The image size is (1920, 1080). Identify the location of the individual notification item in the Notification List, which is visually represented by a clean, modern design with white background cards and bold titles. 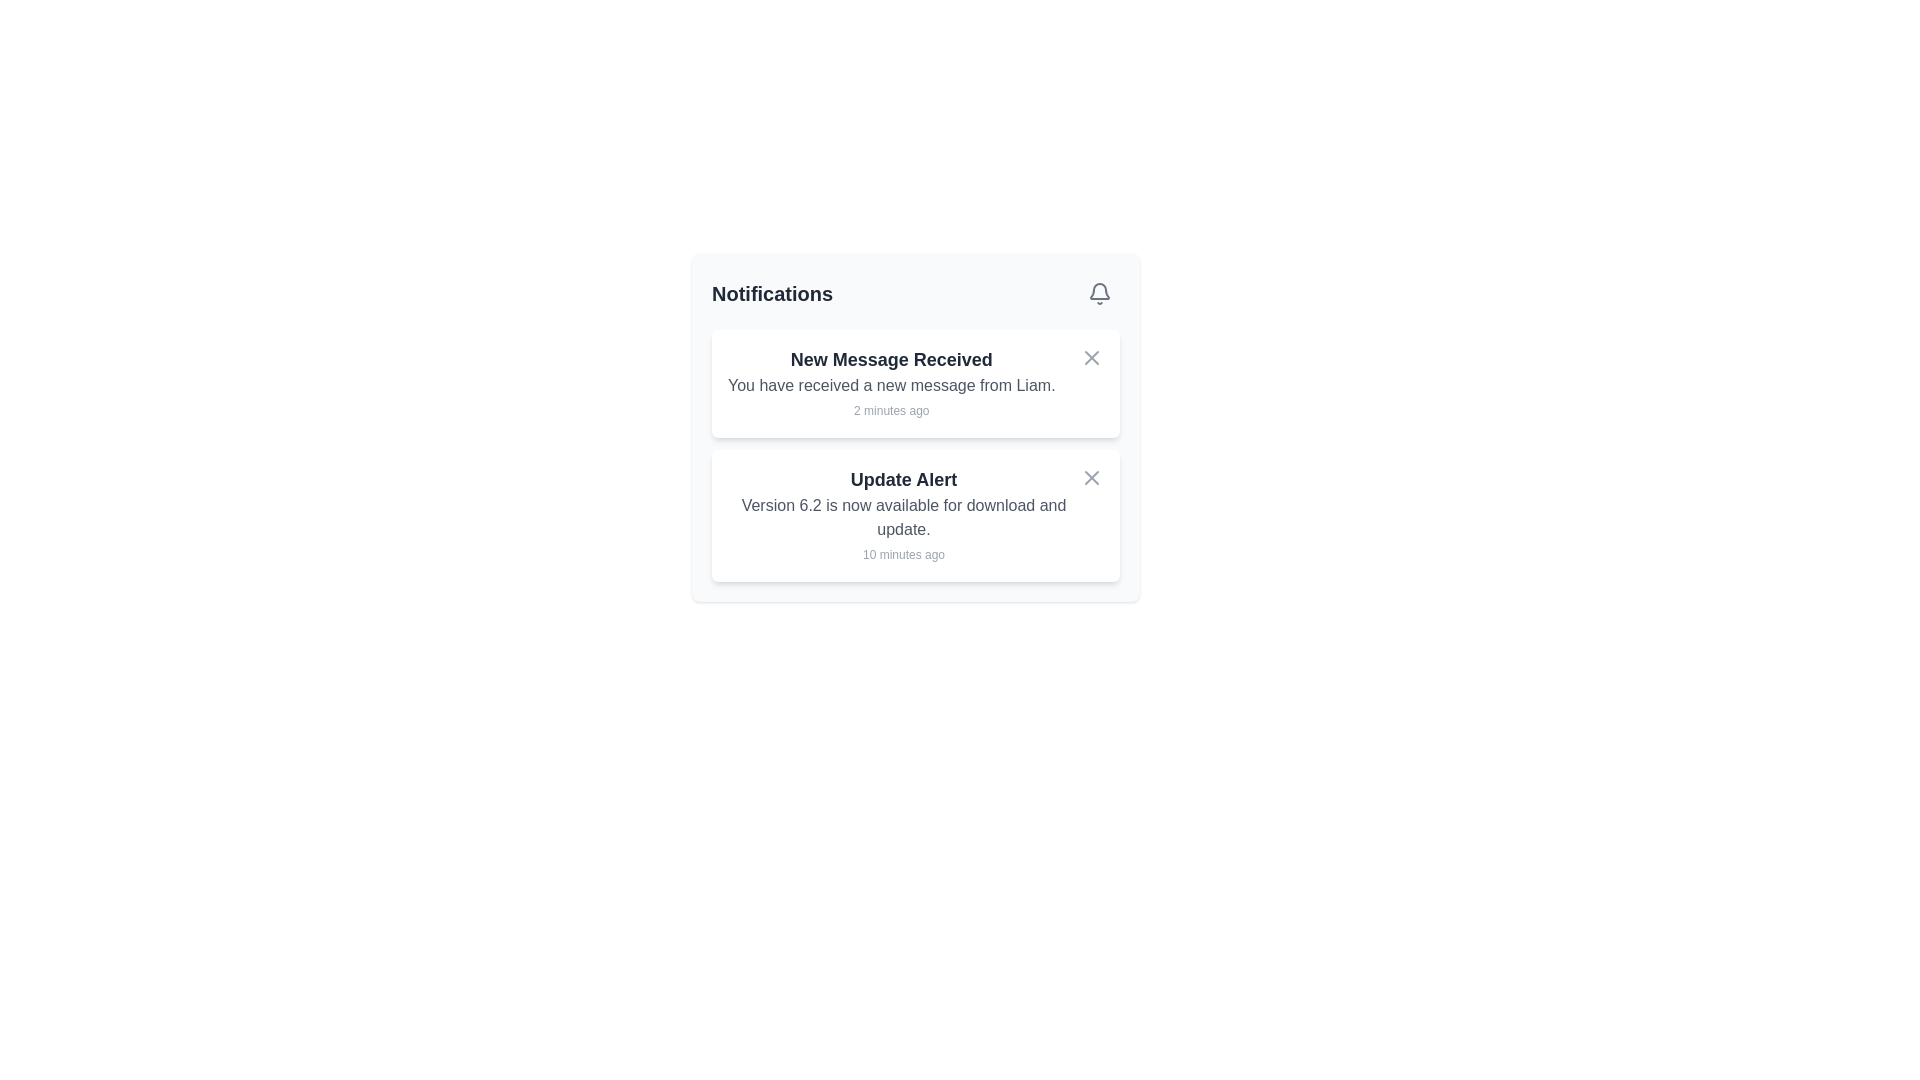
(915, 455).